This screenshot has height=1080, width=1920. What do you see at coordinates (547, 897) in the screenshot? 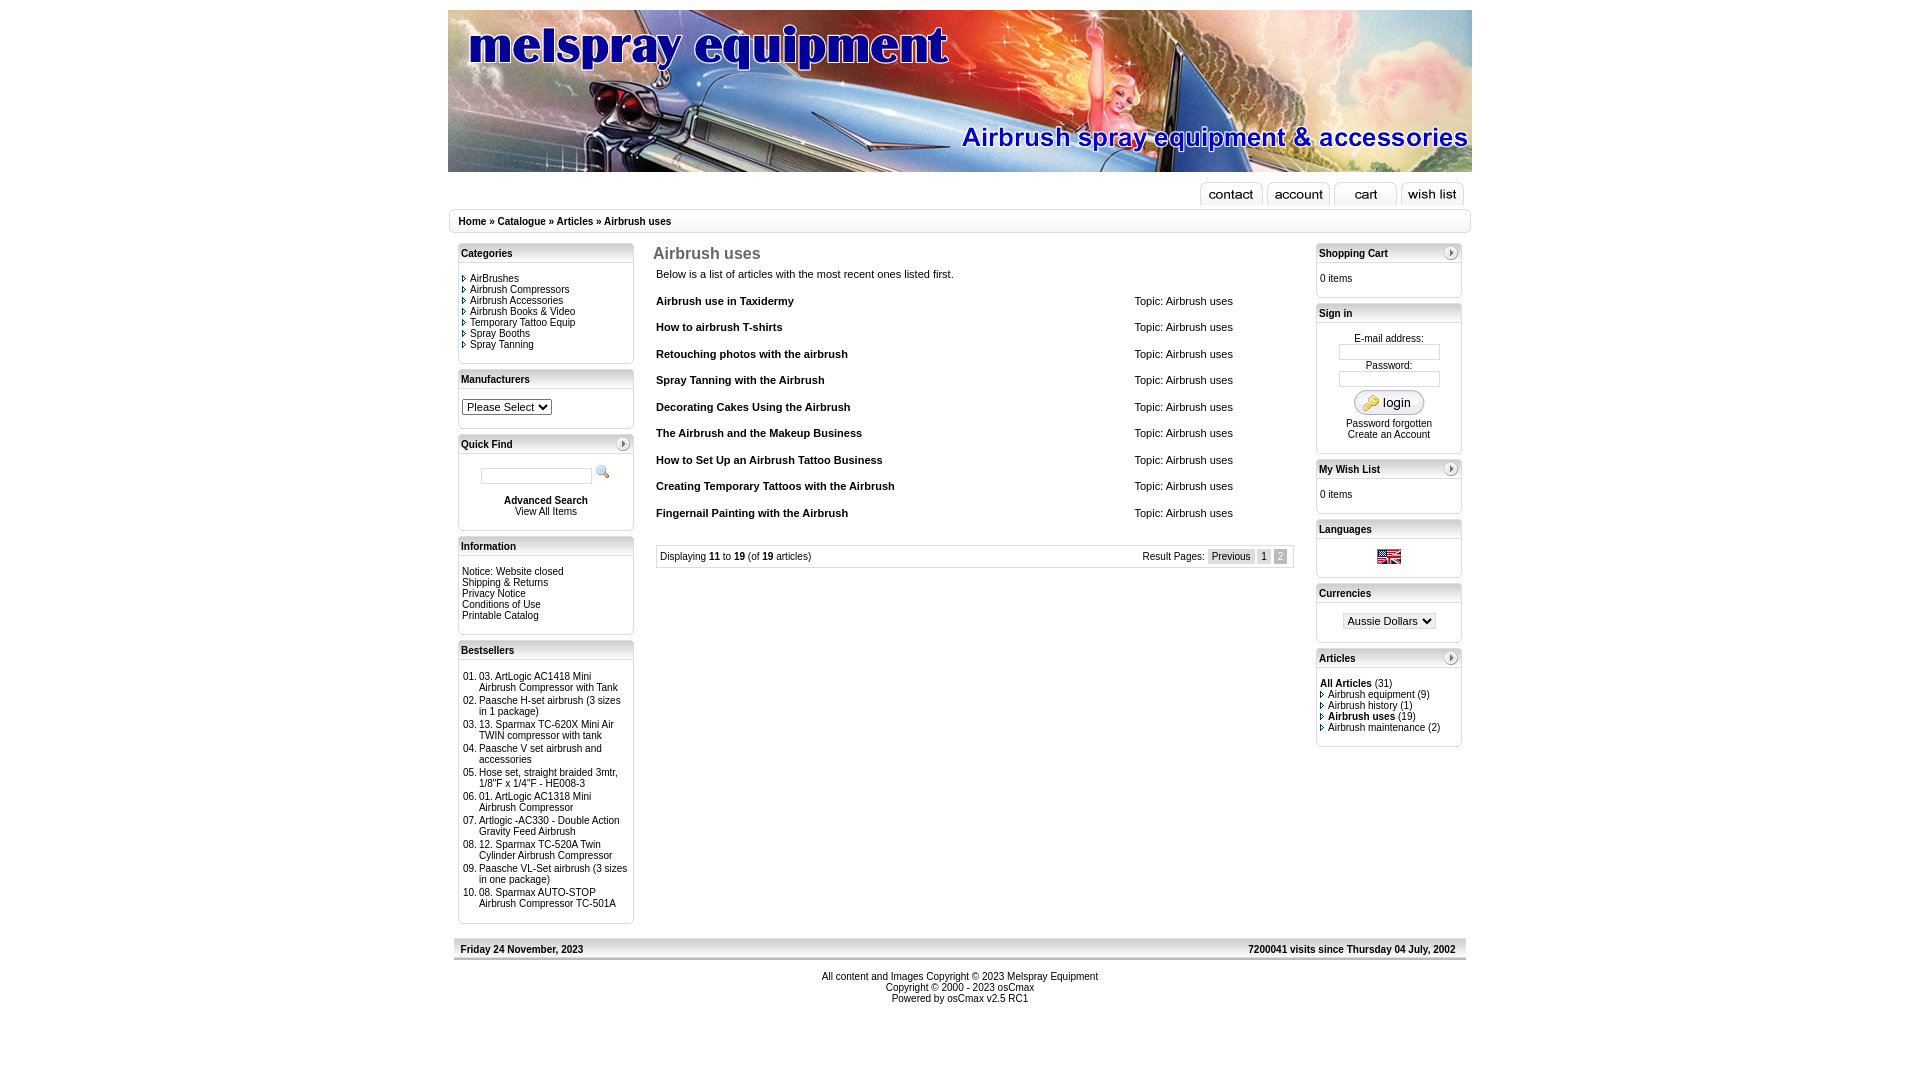
I see `'08. Sparmax AUTO-STOP Airbrush Compressor TC-501A'` at bounding box center [547, 897].